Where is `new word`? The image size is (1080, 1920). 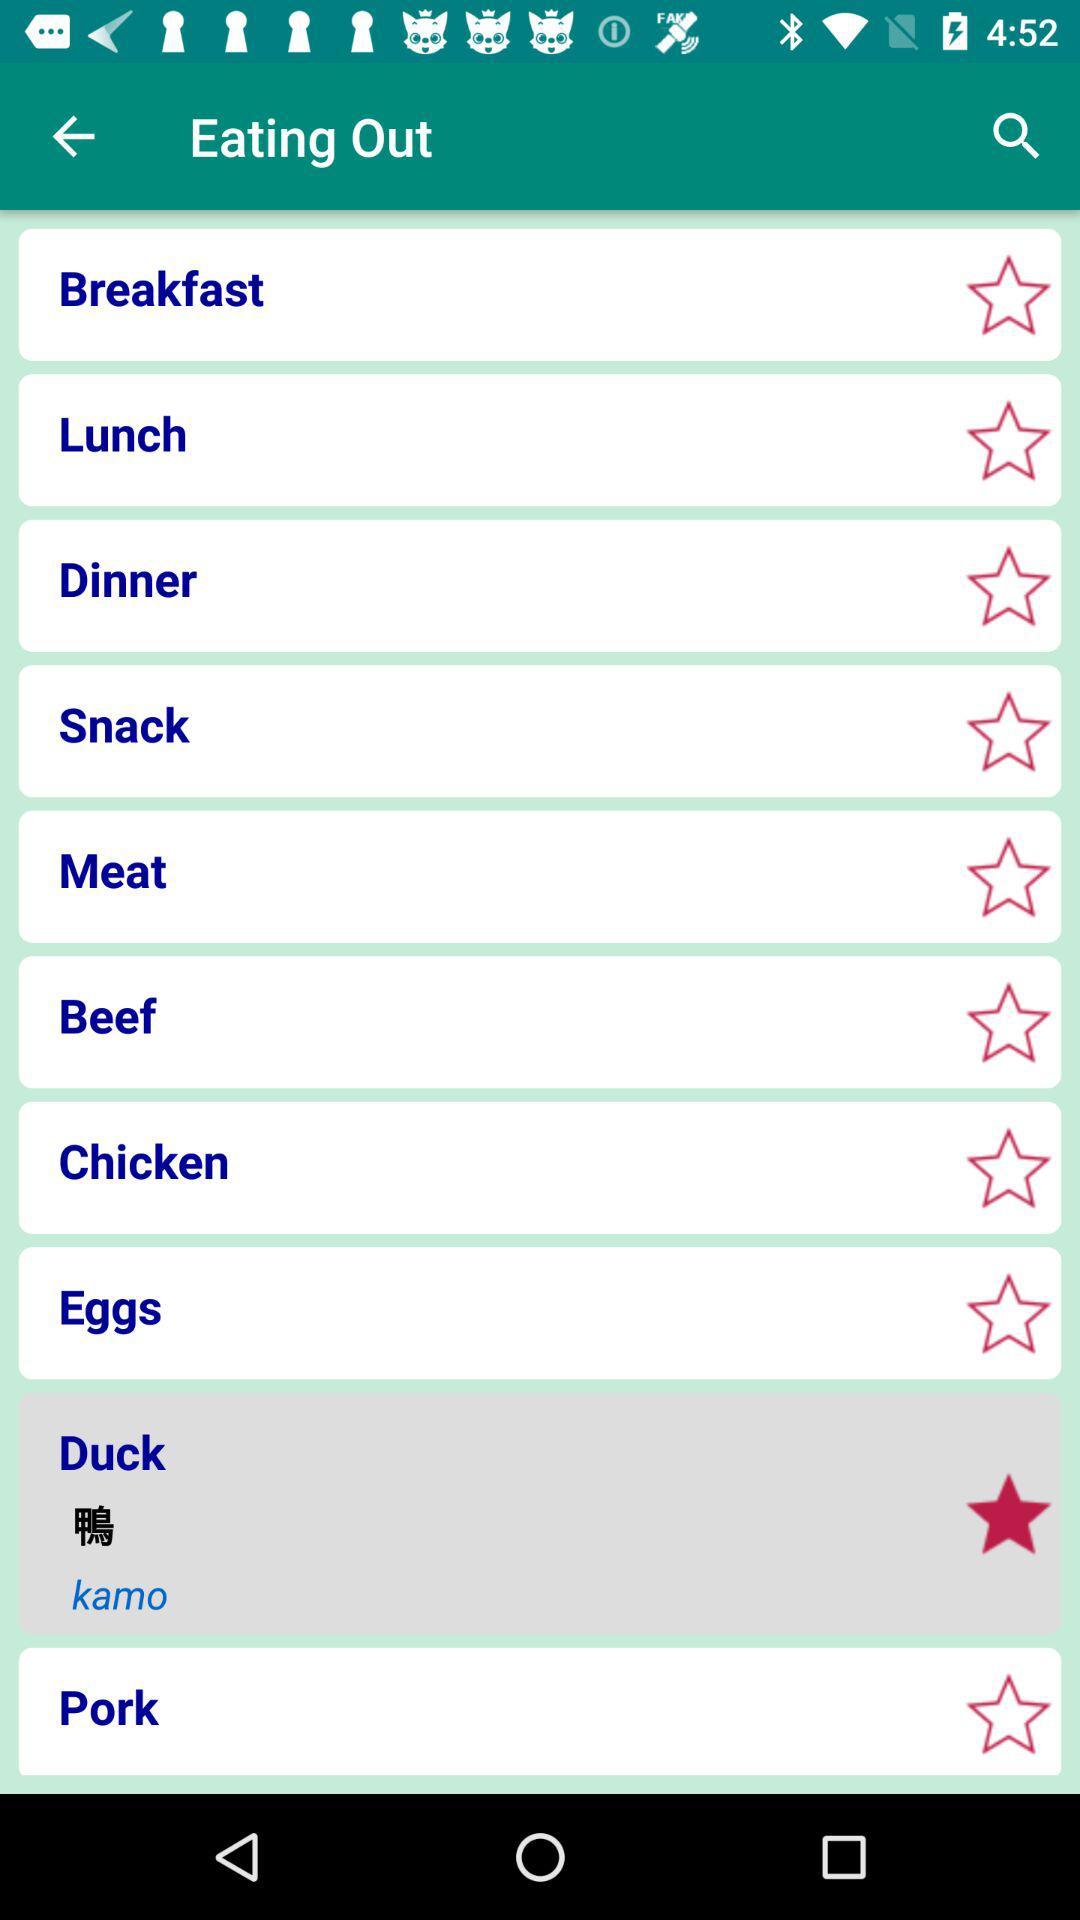 new word is located at coordinates (1008, 1022).